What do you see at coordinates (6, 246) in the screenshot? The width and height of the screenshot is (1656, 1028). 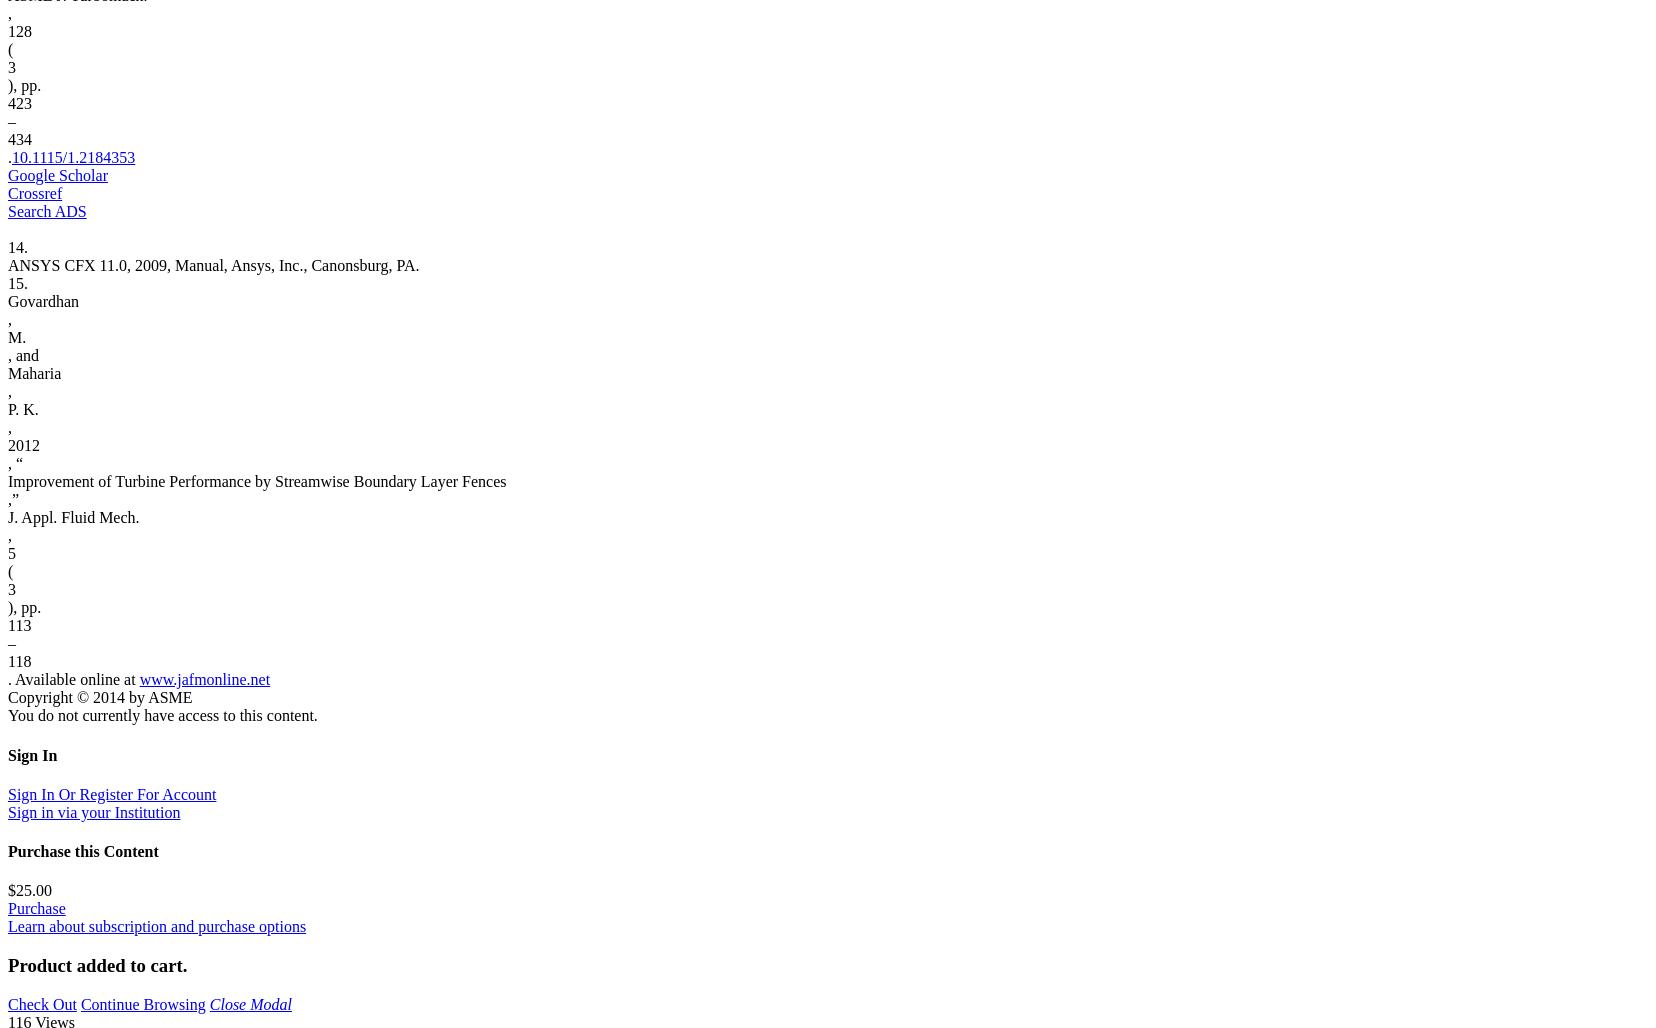 I see `'14.'` at bounding box center [6, 246].